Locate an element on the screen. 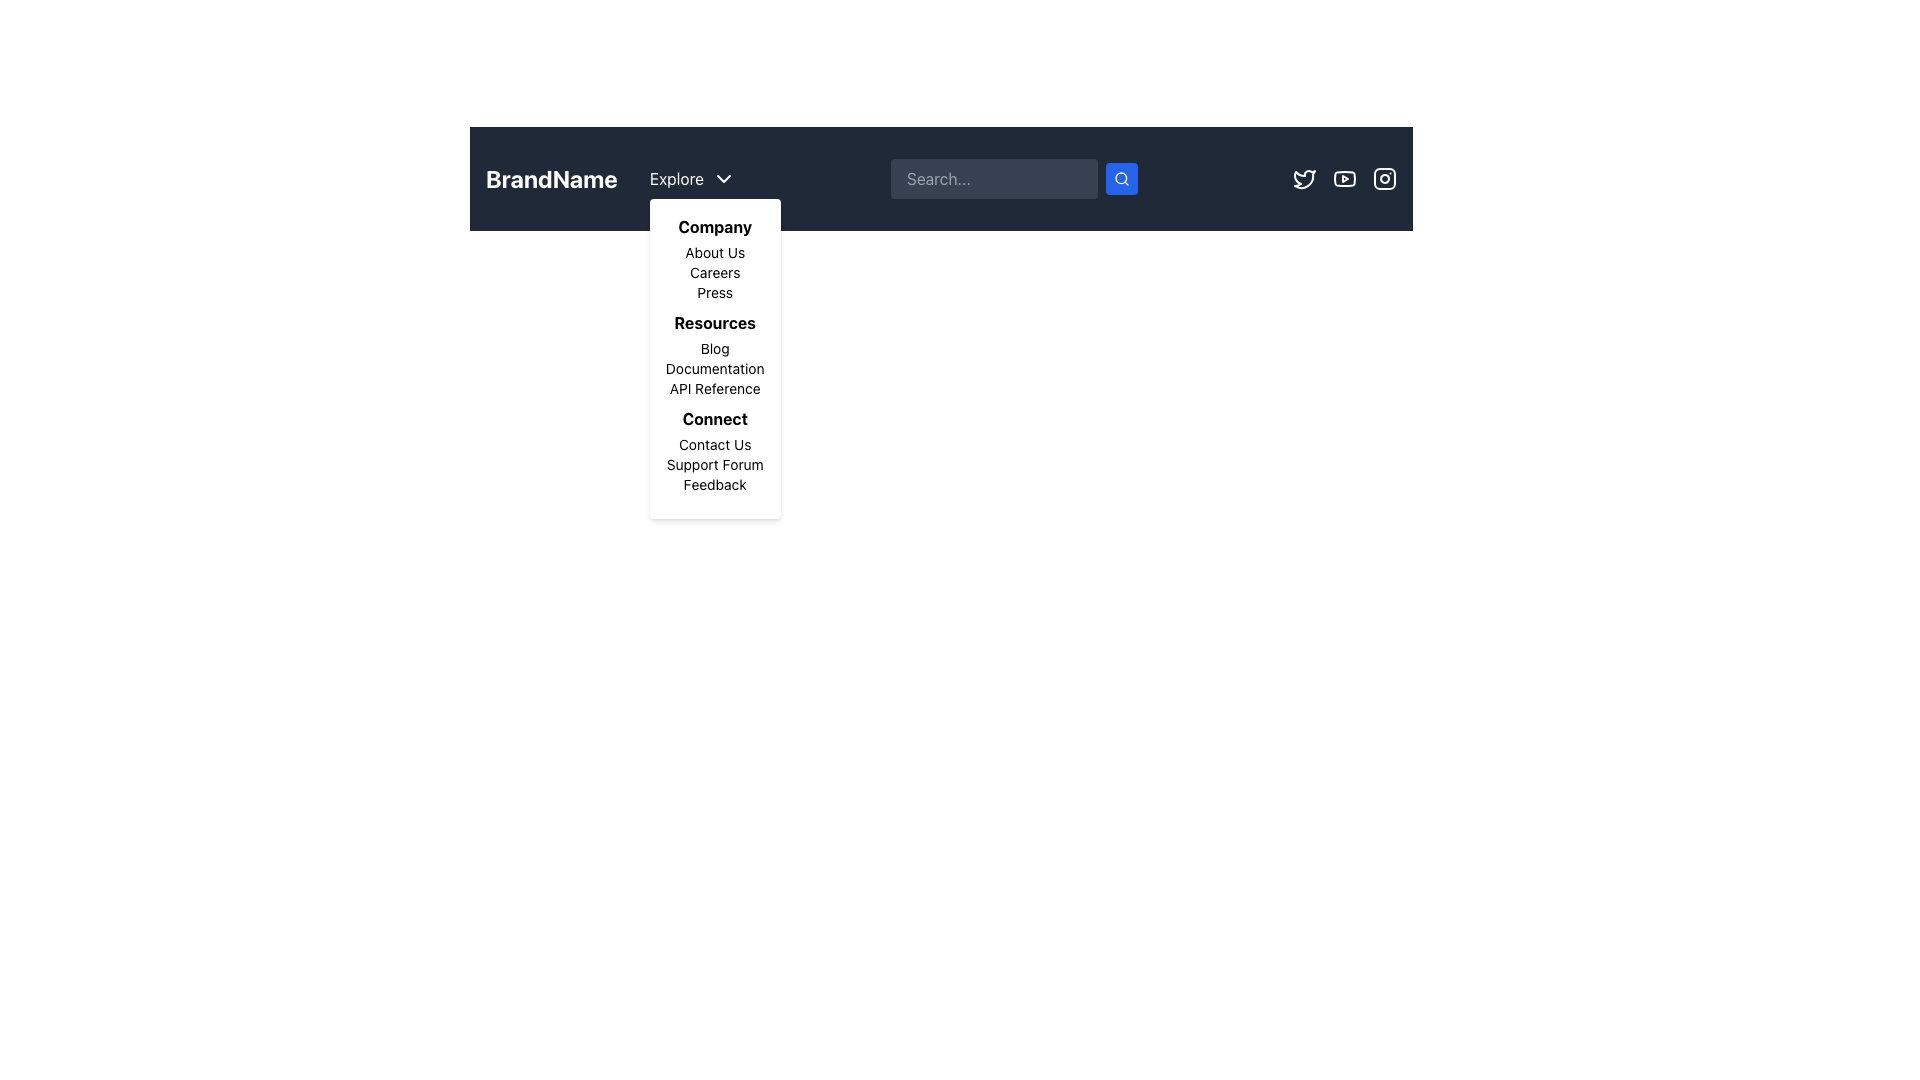 This screenshot has width=1920, height=1080. the 'Connect' menu section in the dropdown under 'Explore' to observe the underline hover effect is located at coordinates (715, 451).